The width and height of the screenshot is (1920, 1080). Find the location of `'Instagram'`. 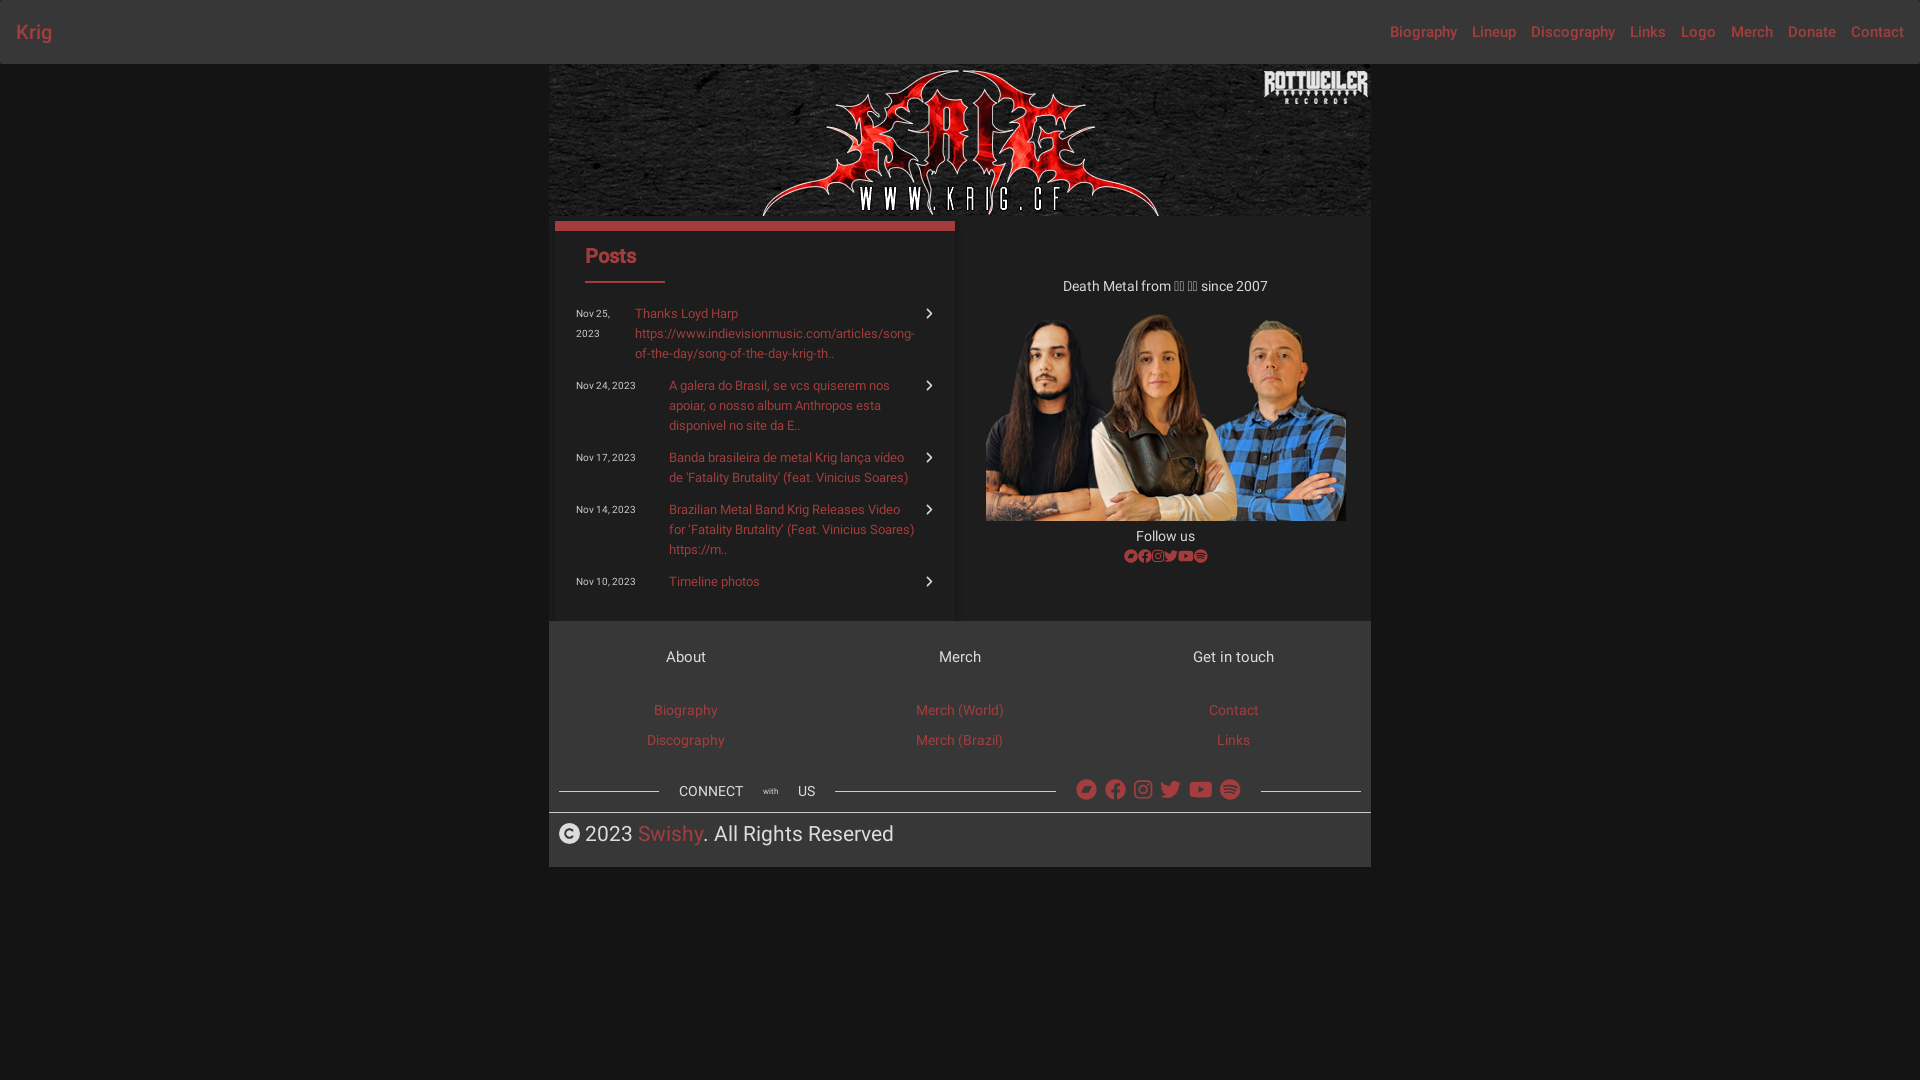

'Instagram' is located at coordinates (1133, 789).